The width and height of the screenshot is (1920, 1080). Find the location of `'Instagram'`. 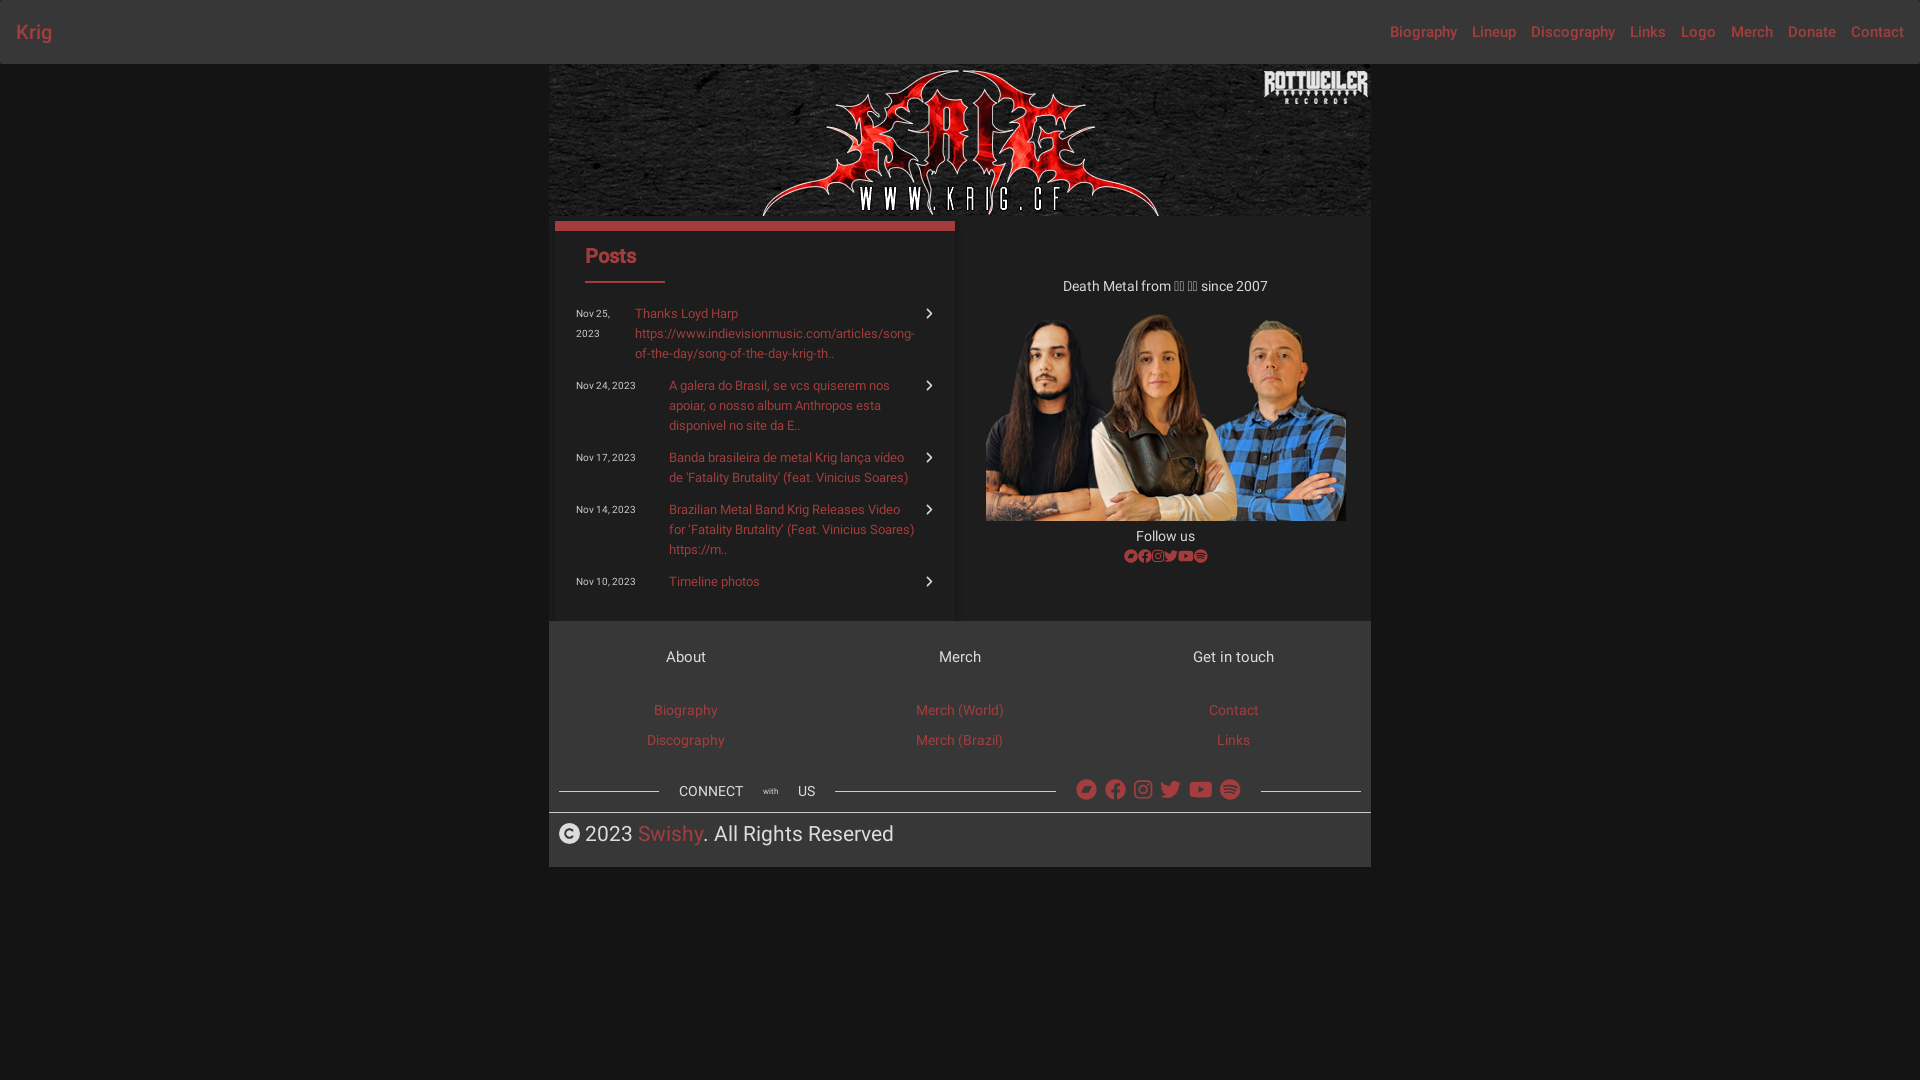

'Instagram' is located at coordinates (1133, 789).